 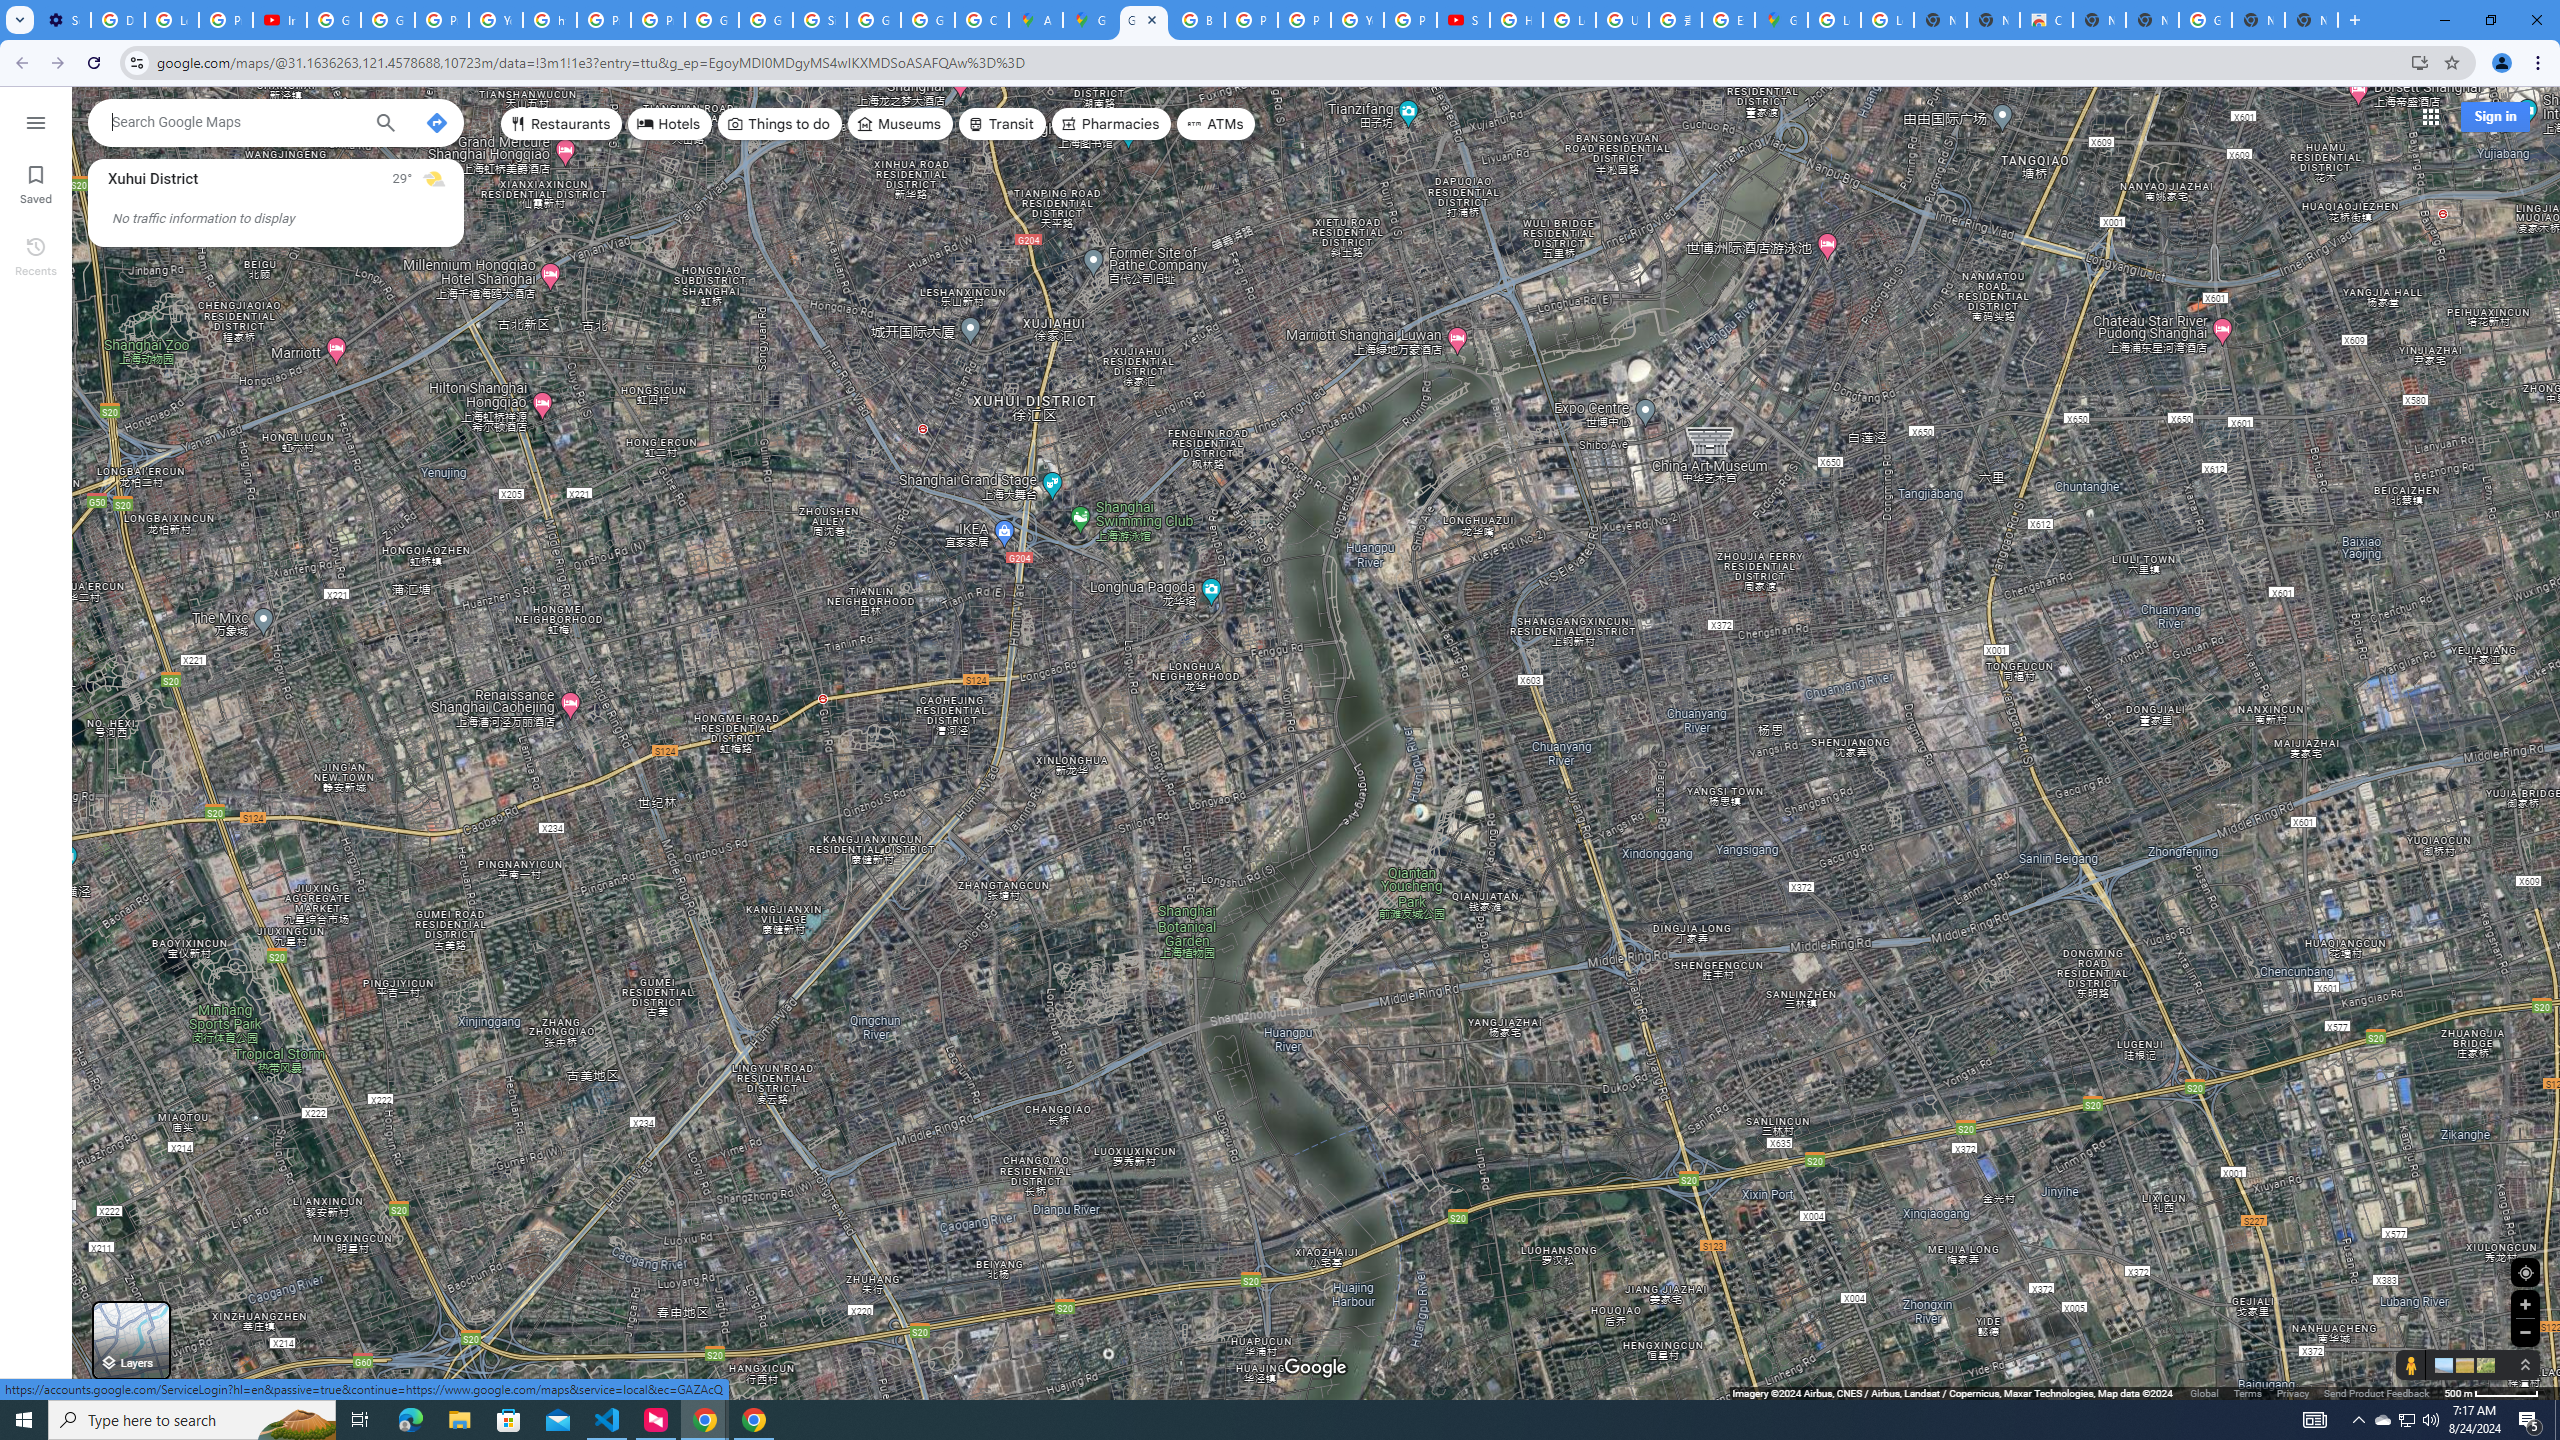 I want to click on 'Things to do', so click(x=778, y=122).